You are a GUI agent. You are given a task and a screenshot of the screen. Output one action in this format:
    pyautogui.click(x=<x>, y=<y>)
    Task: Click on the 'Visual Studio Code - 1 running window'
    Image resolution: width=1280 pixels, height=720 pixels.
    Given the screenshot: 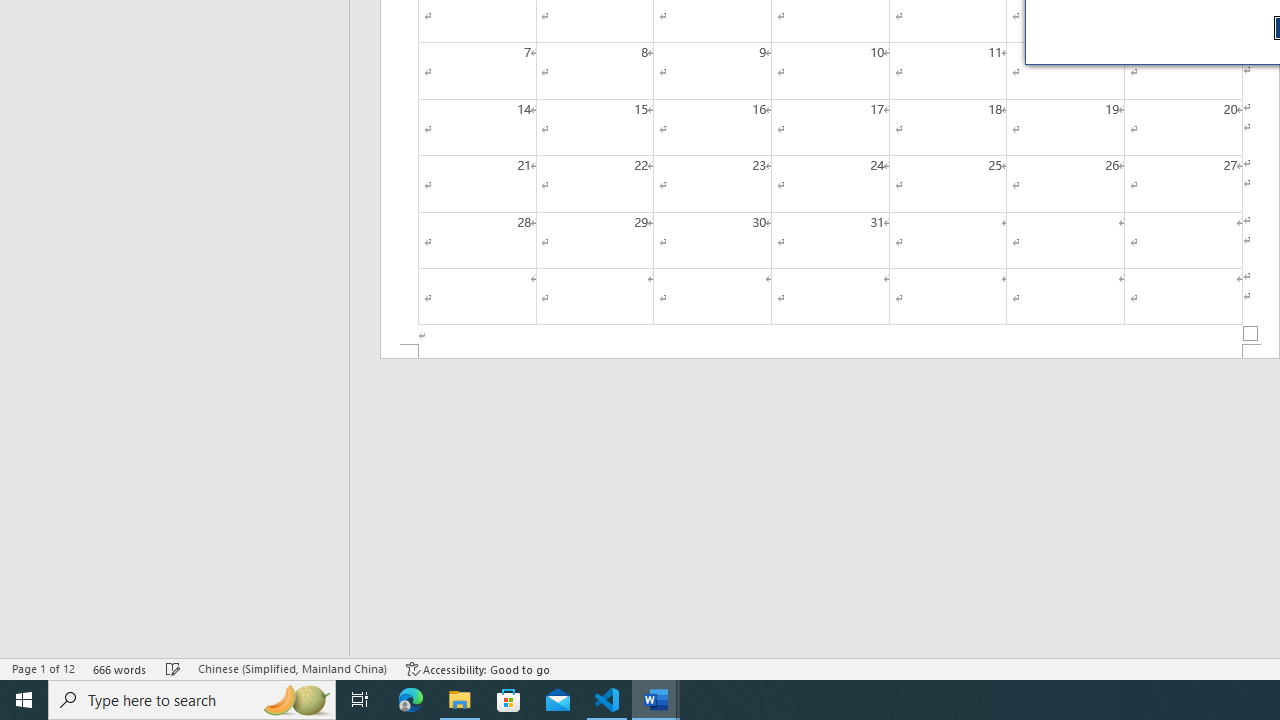 What is the action you would take?
    pyautogui.click(x=606, y=698)
    